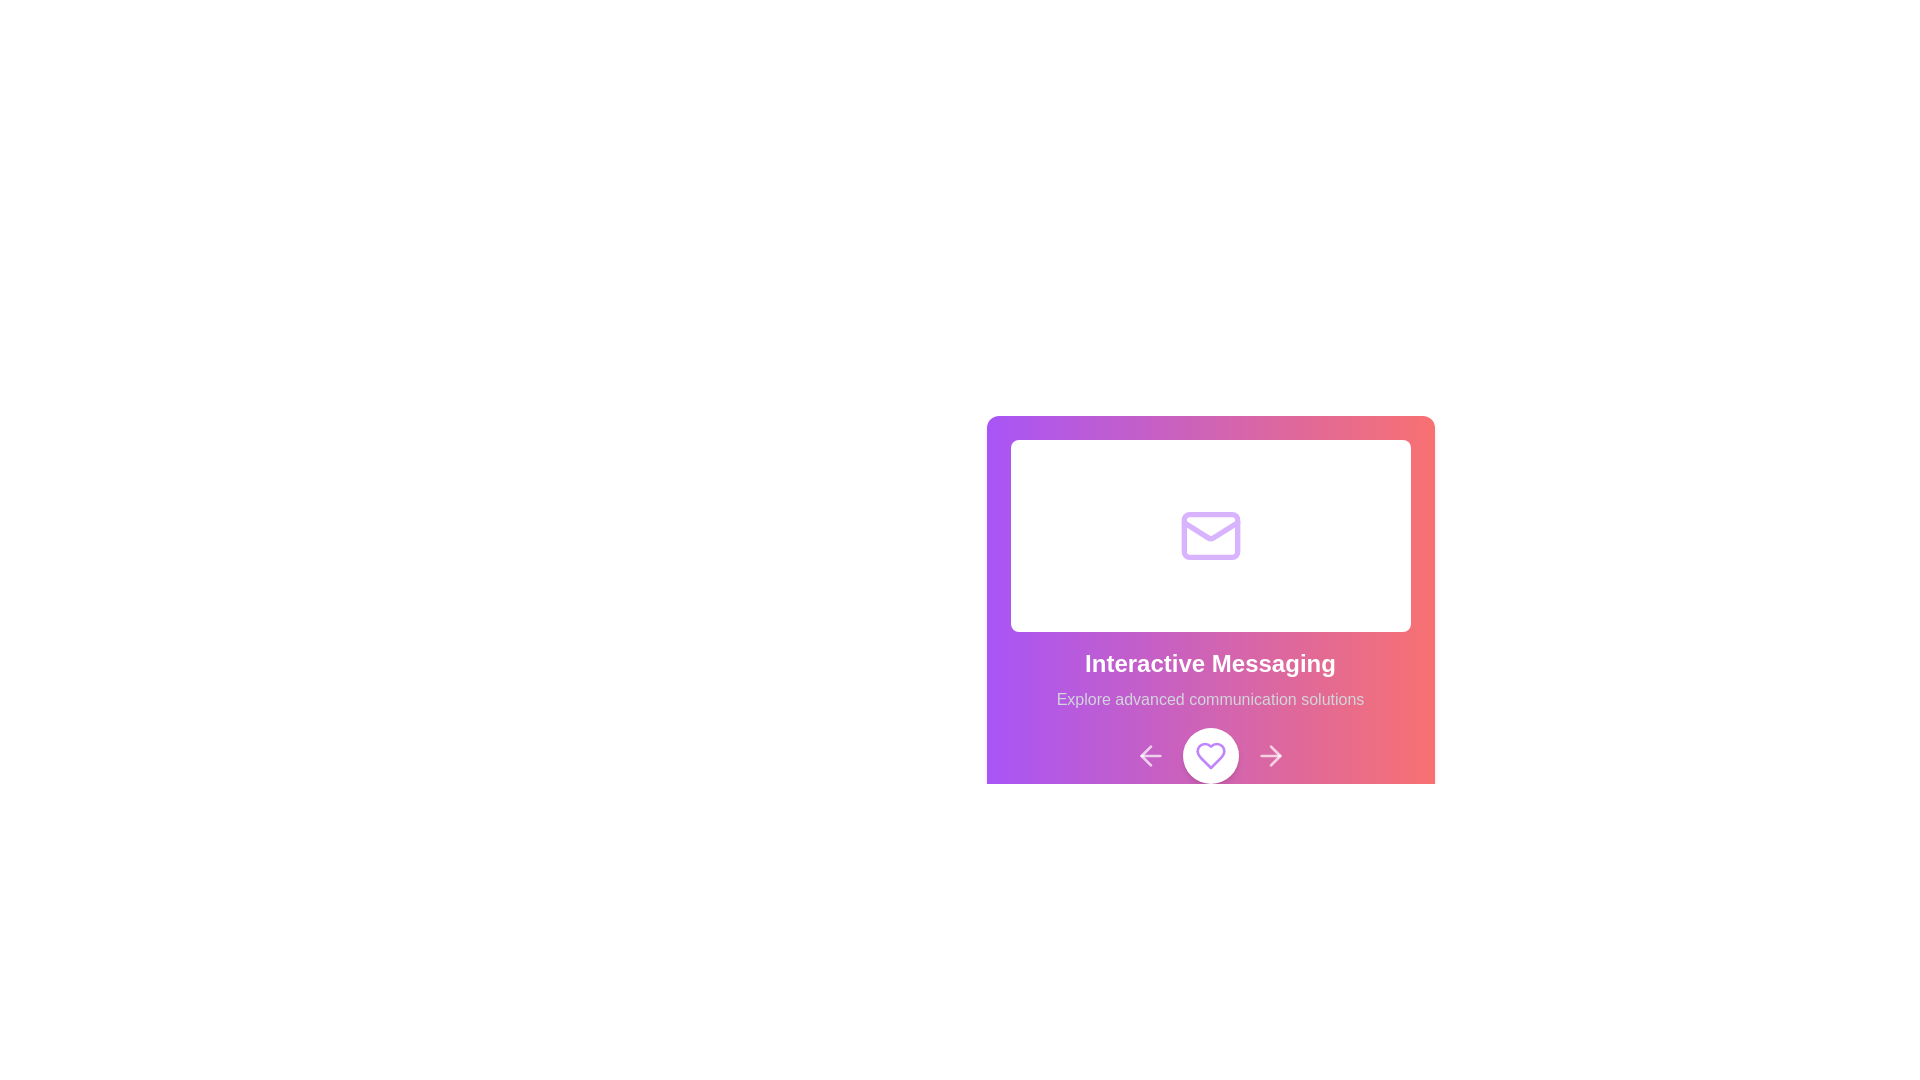 The height and width of the screenshot is (1080, 1920). What do you see at coordinates (1209, 535) in the screenshot?
I see `the purple envelope icon representing the email or messaging feature` at bounding box center [1209, 535].